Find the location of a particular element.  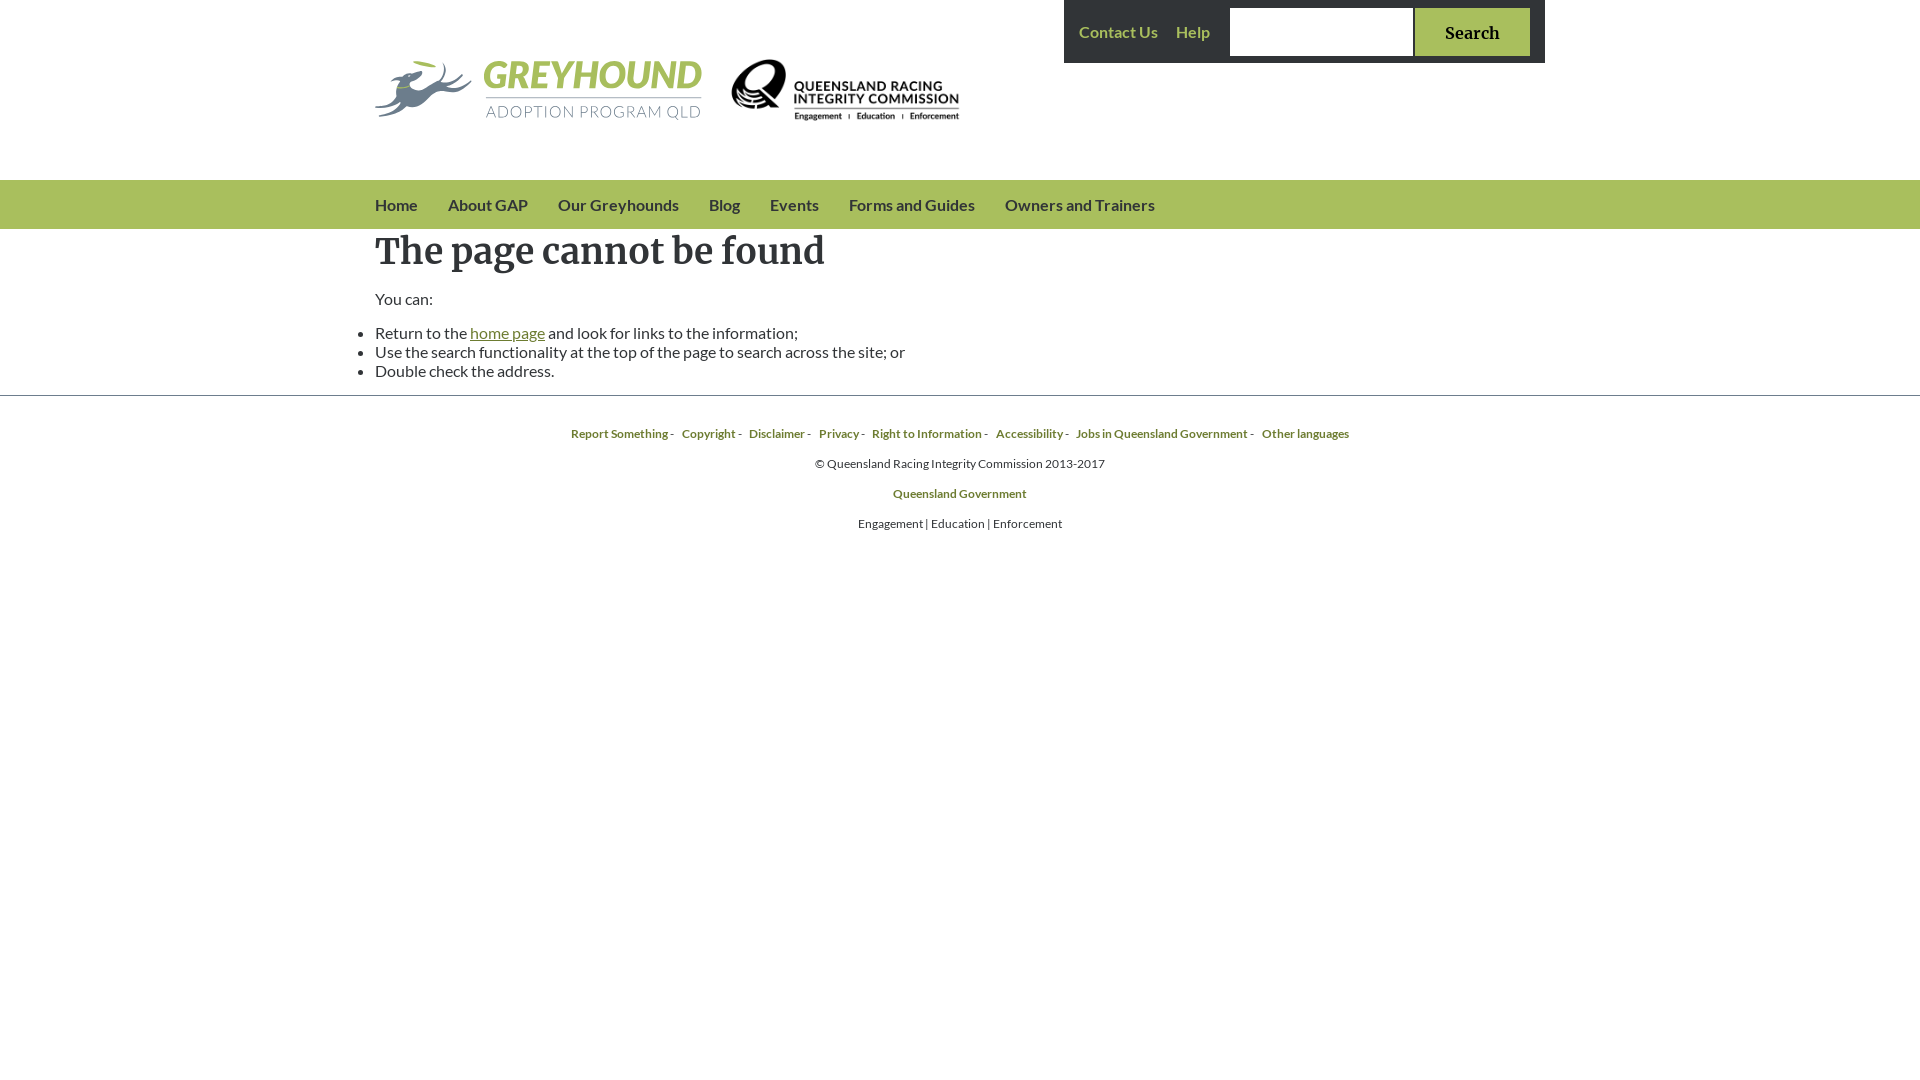

'Events' is located at coordinates (753, 204).